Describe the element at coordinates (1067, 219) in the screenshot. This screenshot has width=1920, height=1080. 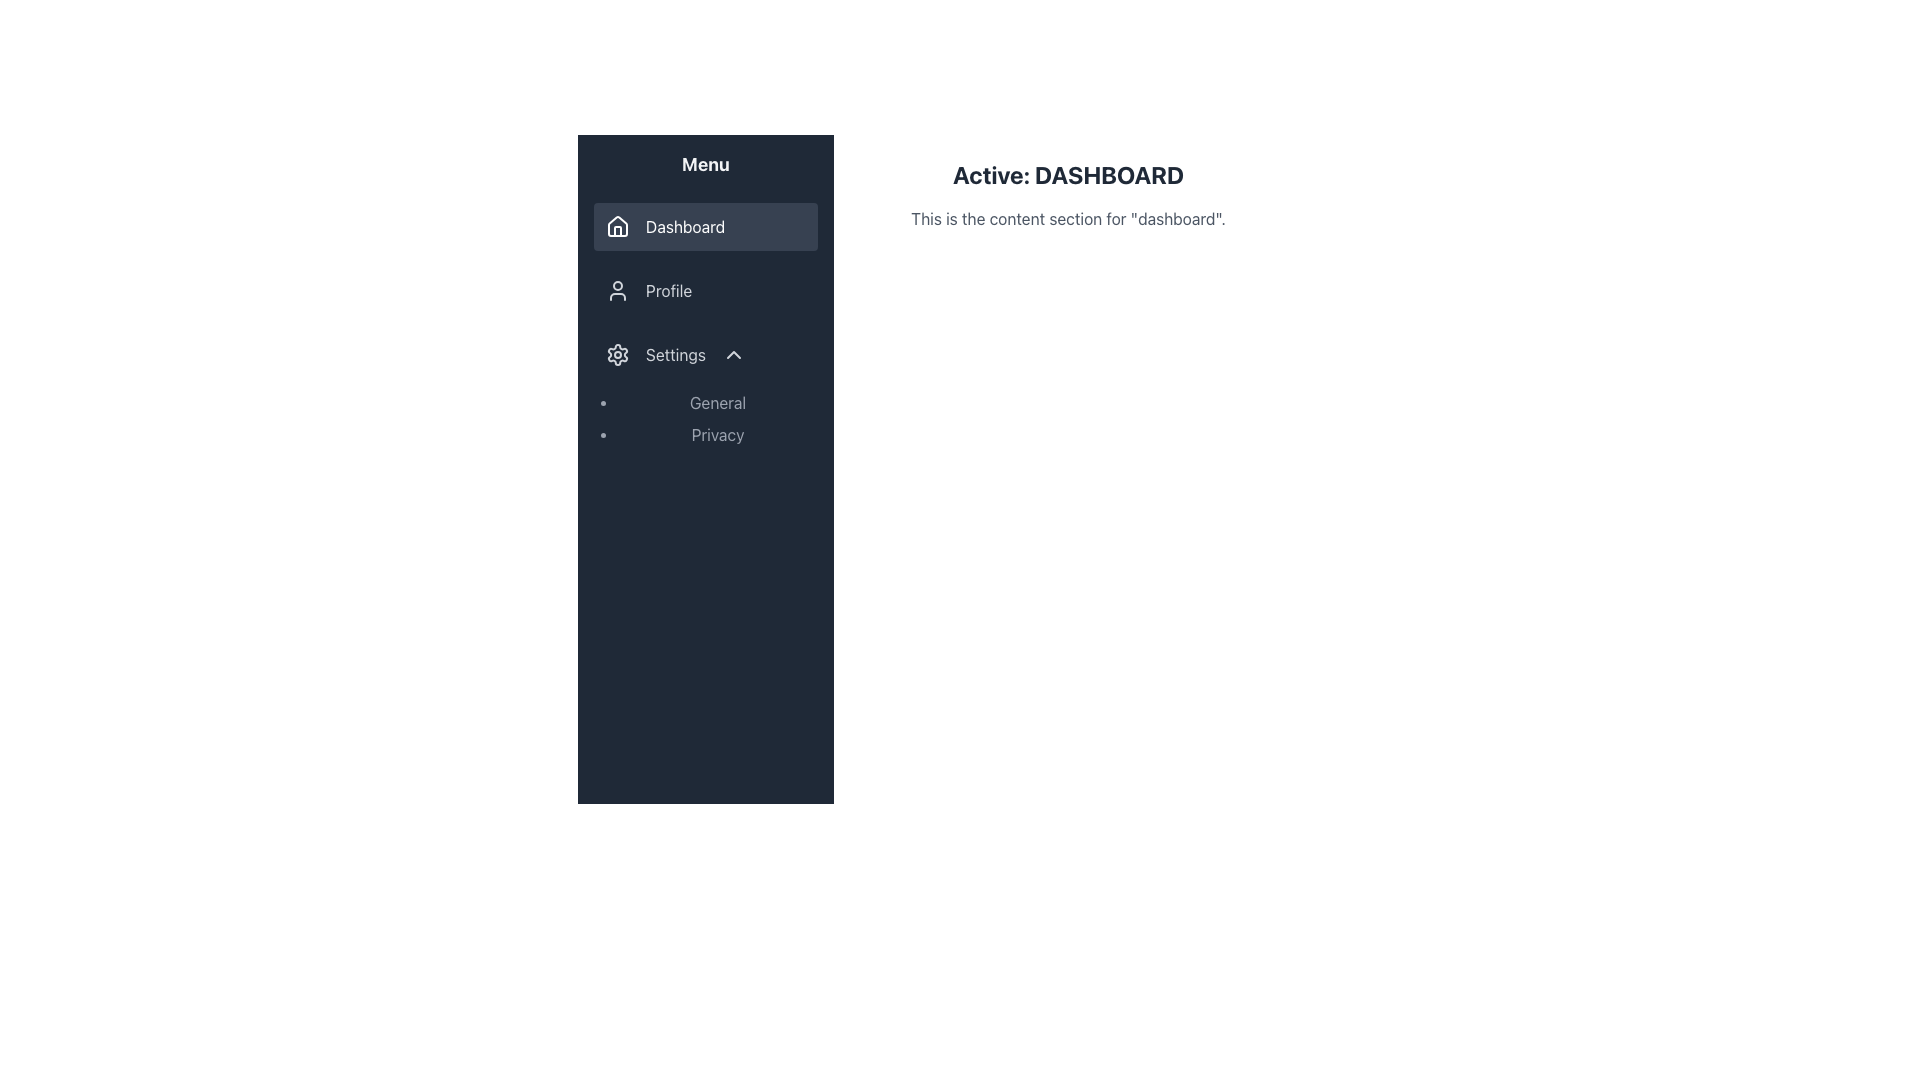
I see `the static text label that provides descriptive information about the current section of the application, located directly under the header 'Active: DASHBOARD' and horizontally centered in the main content area` at that location.